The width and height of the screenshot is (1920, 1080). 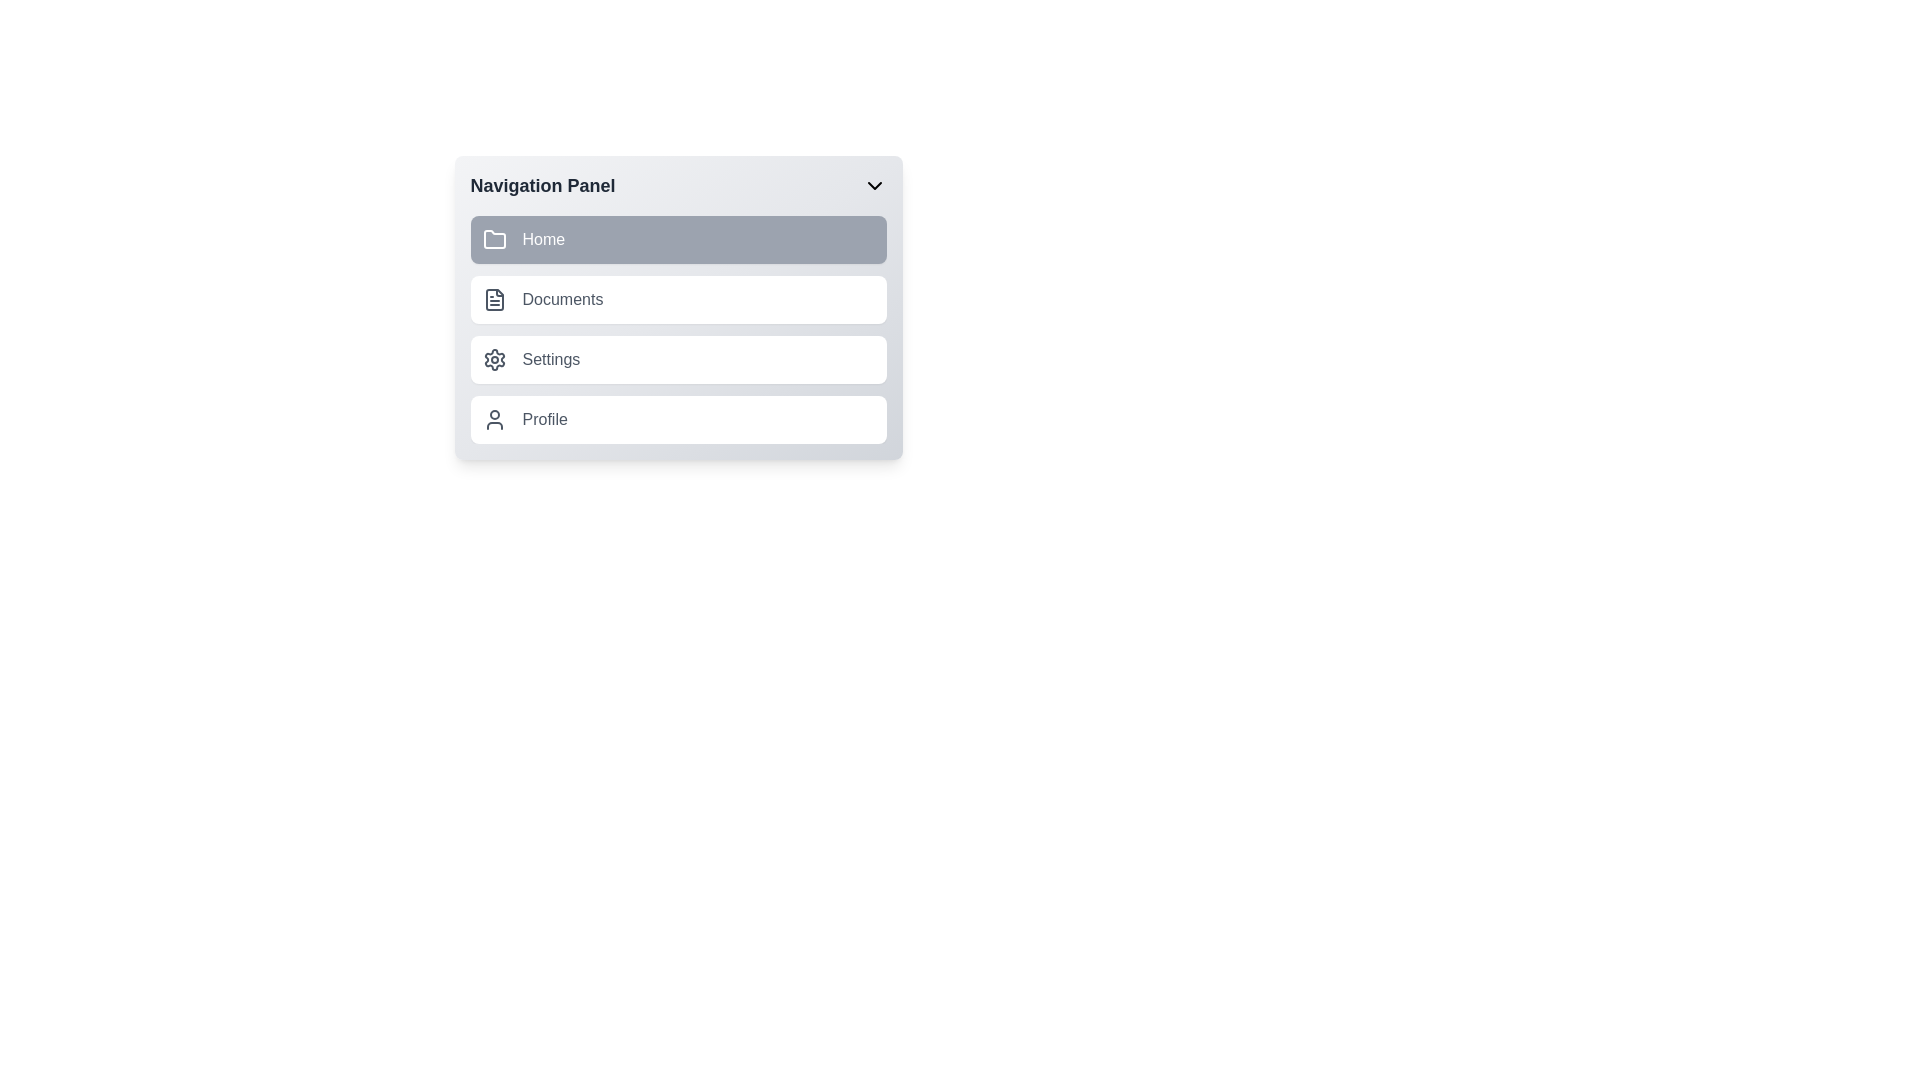 What do you see at coordinates (542, 185) in the screenshot?
I see `the bold text label reading 'Navigation Panel' located at the top-left area of the interface, styled with a dark gray font against a white background` at bounding box center [542, 185].